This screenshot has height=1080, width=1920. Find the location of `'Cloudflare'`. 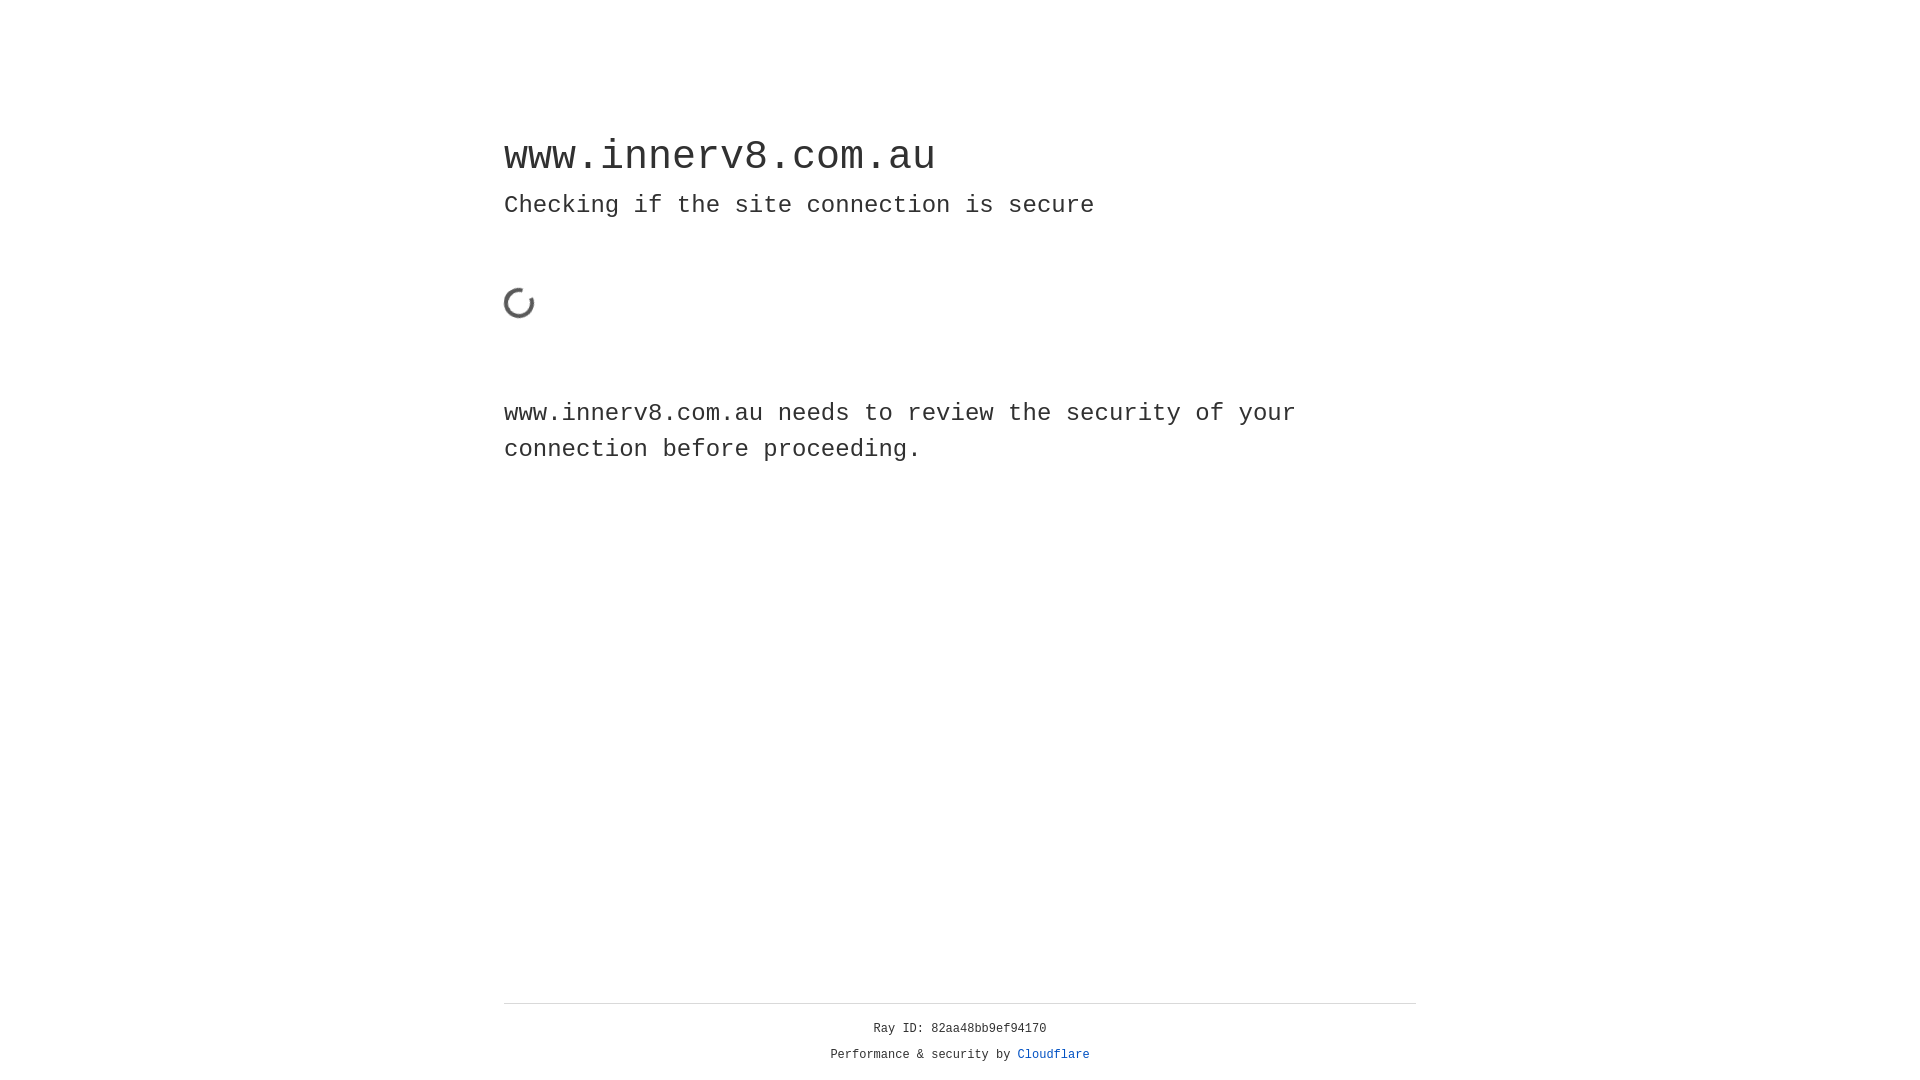

'Cloudflare' is located at coordinates (1053, 1054).